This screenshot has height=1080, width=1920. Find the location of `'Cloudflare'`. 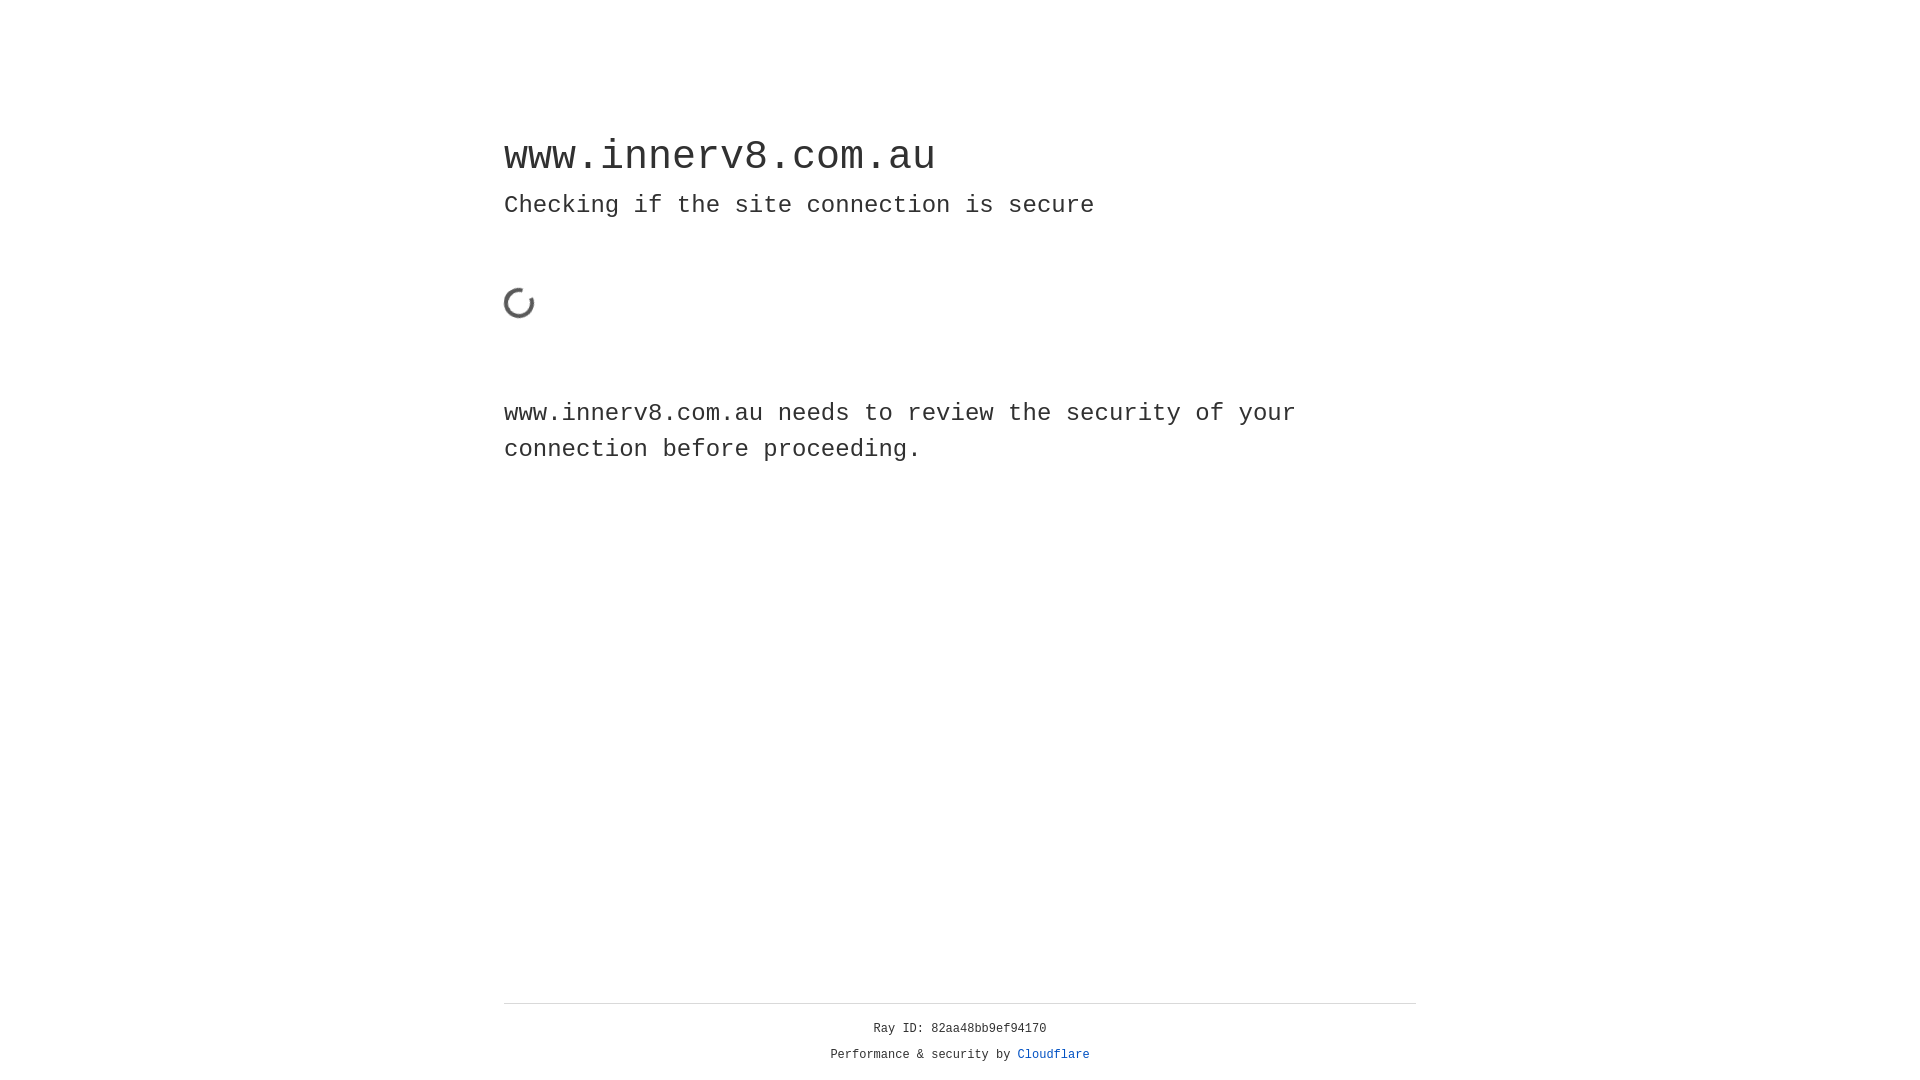

'Cloudflare' is located at coordinates (1053, 1054).